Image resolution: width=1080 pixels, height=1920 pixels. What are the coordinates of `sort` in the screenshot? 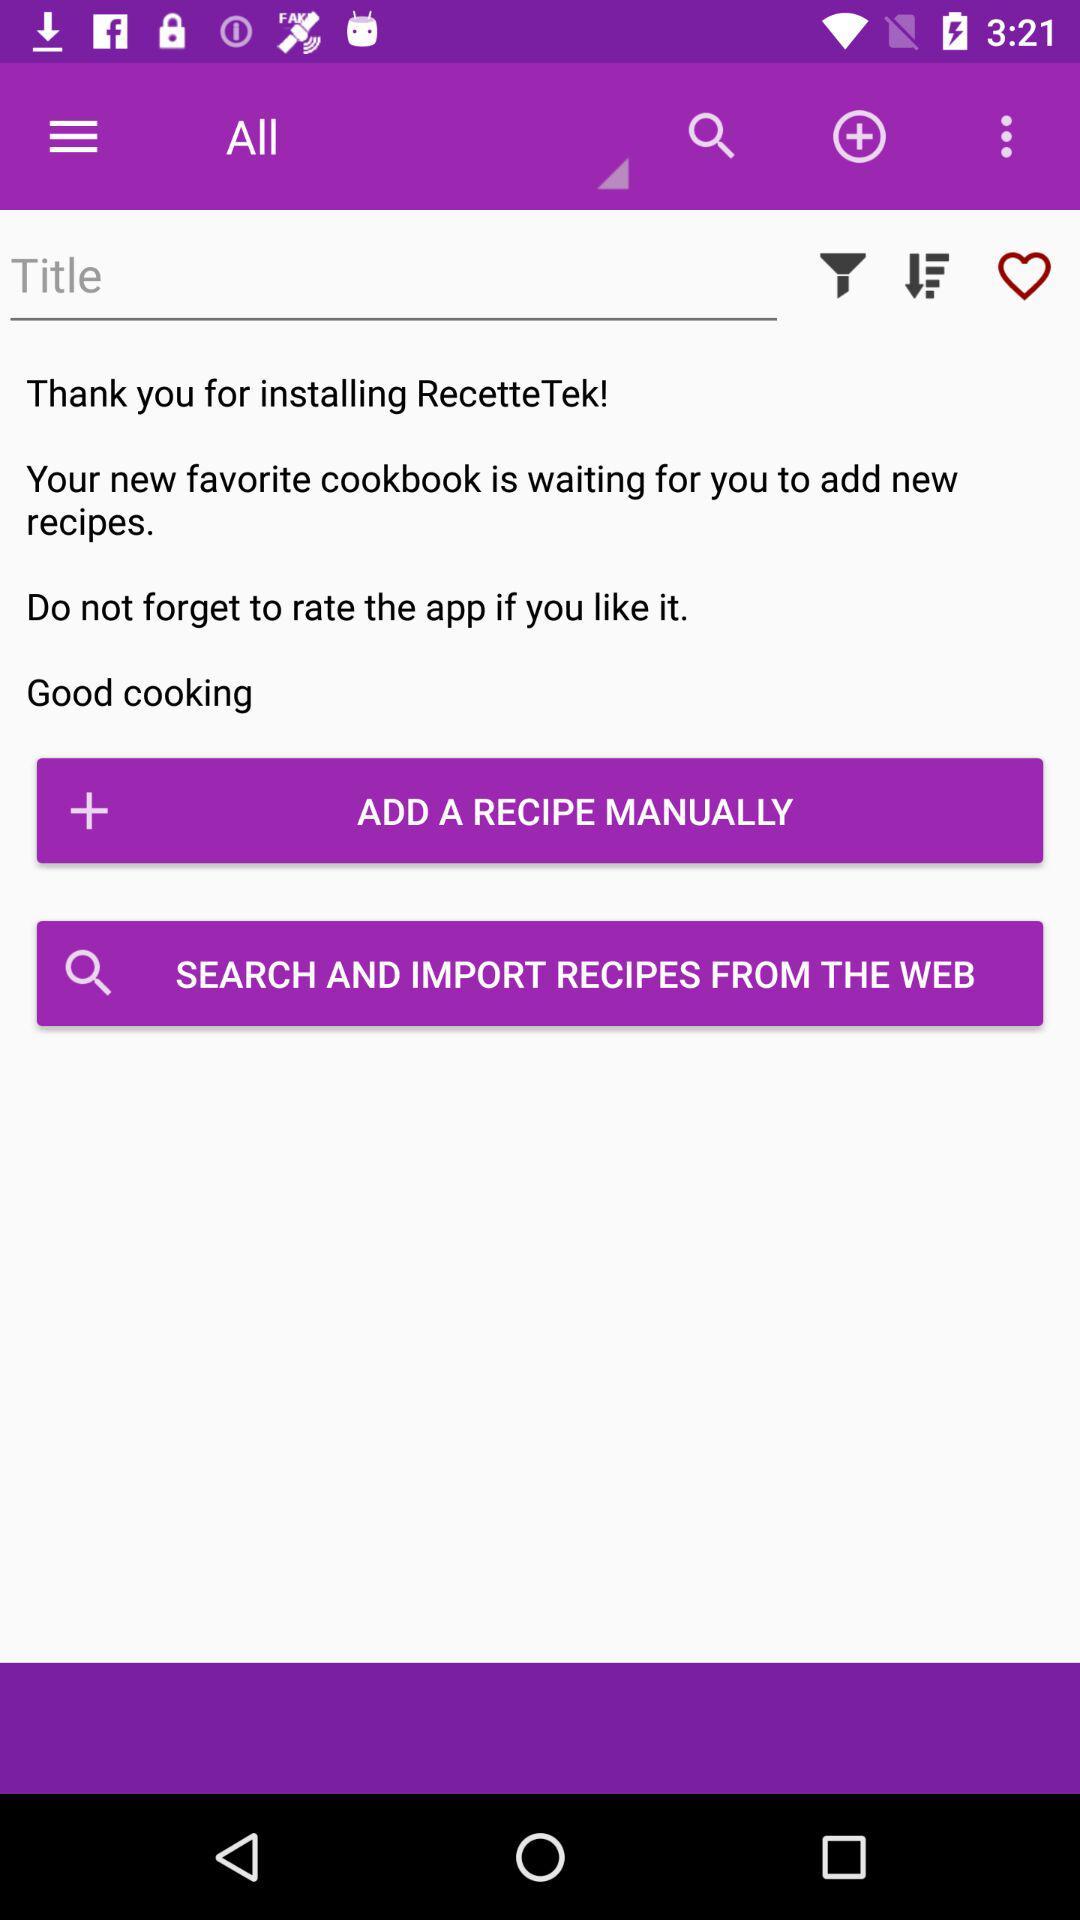 It's located at (926, 274).